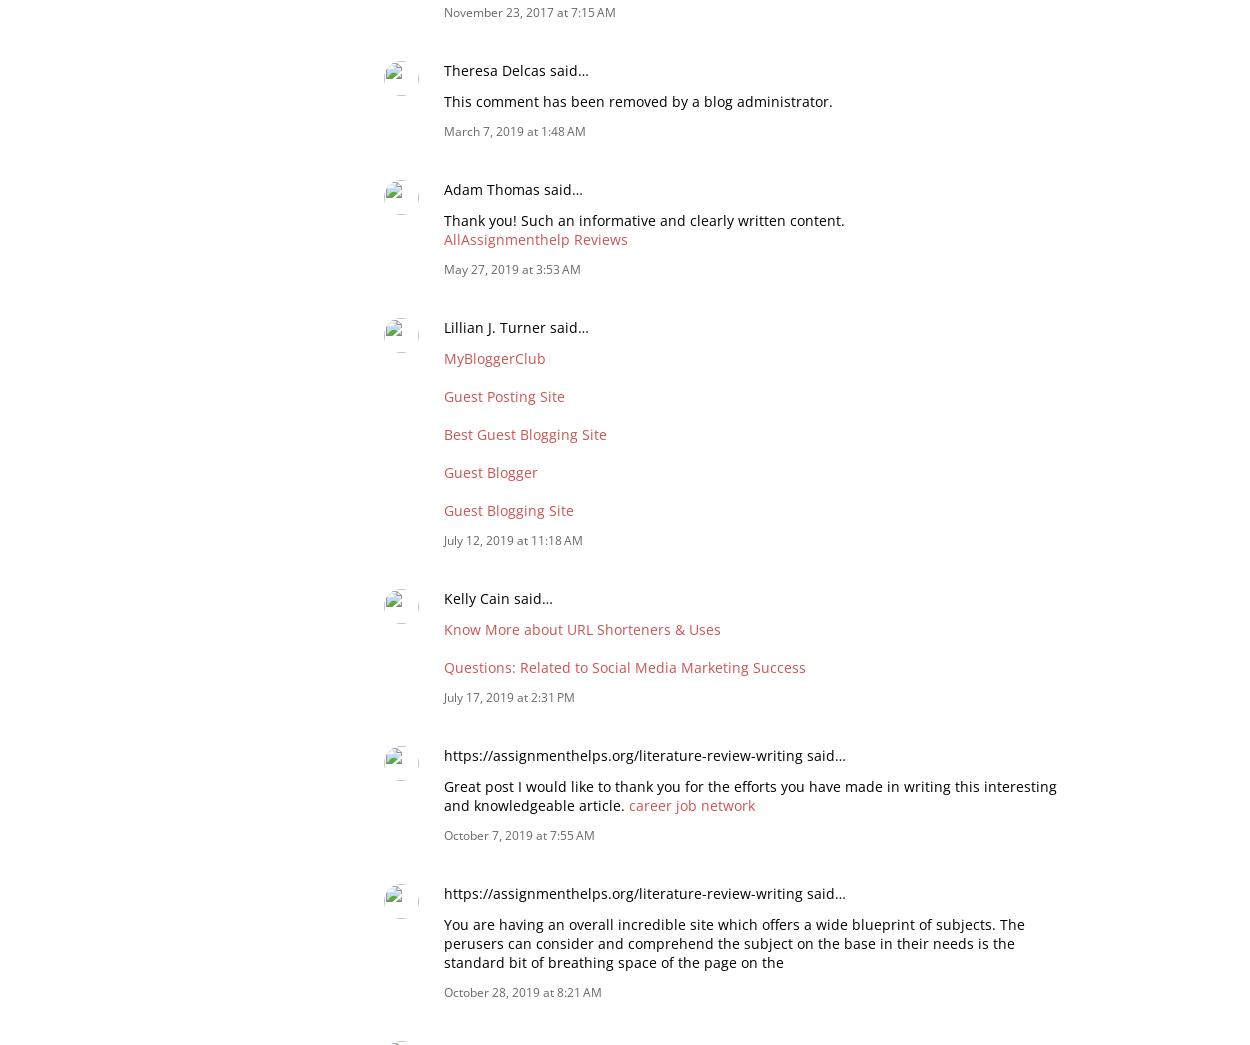 This screenshot has width=1250, height=1045. What do you see at coordinates (490, 470) in the screenshot?
I see `'Guest Blogger'` at bounding box center [490, 470].